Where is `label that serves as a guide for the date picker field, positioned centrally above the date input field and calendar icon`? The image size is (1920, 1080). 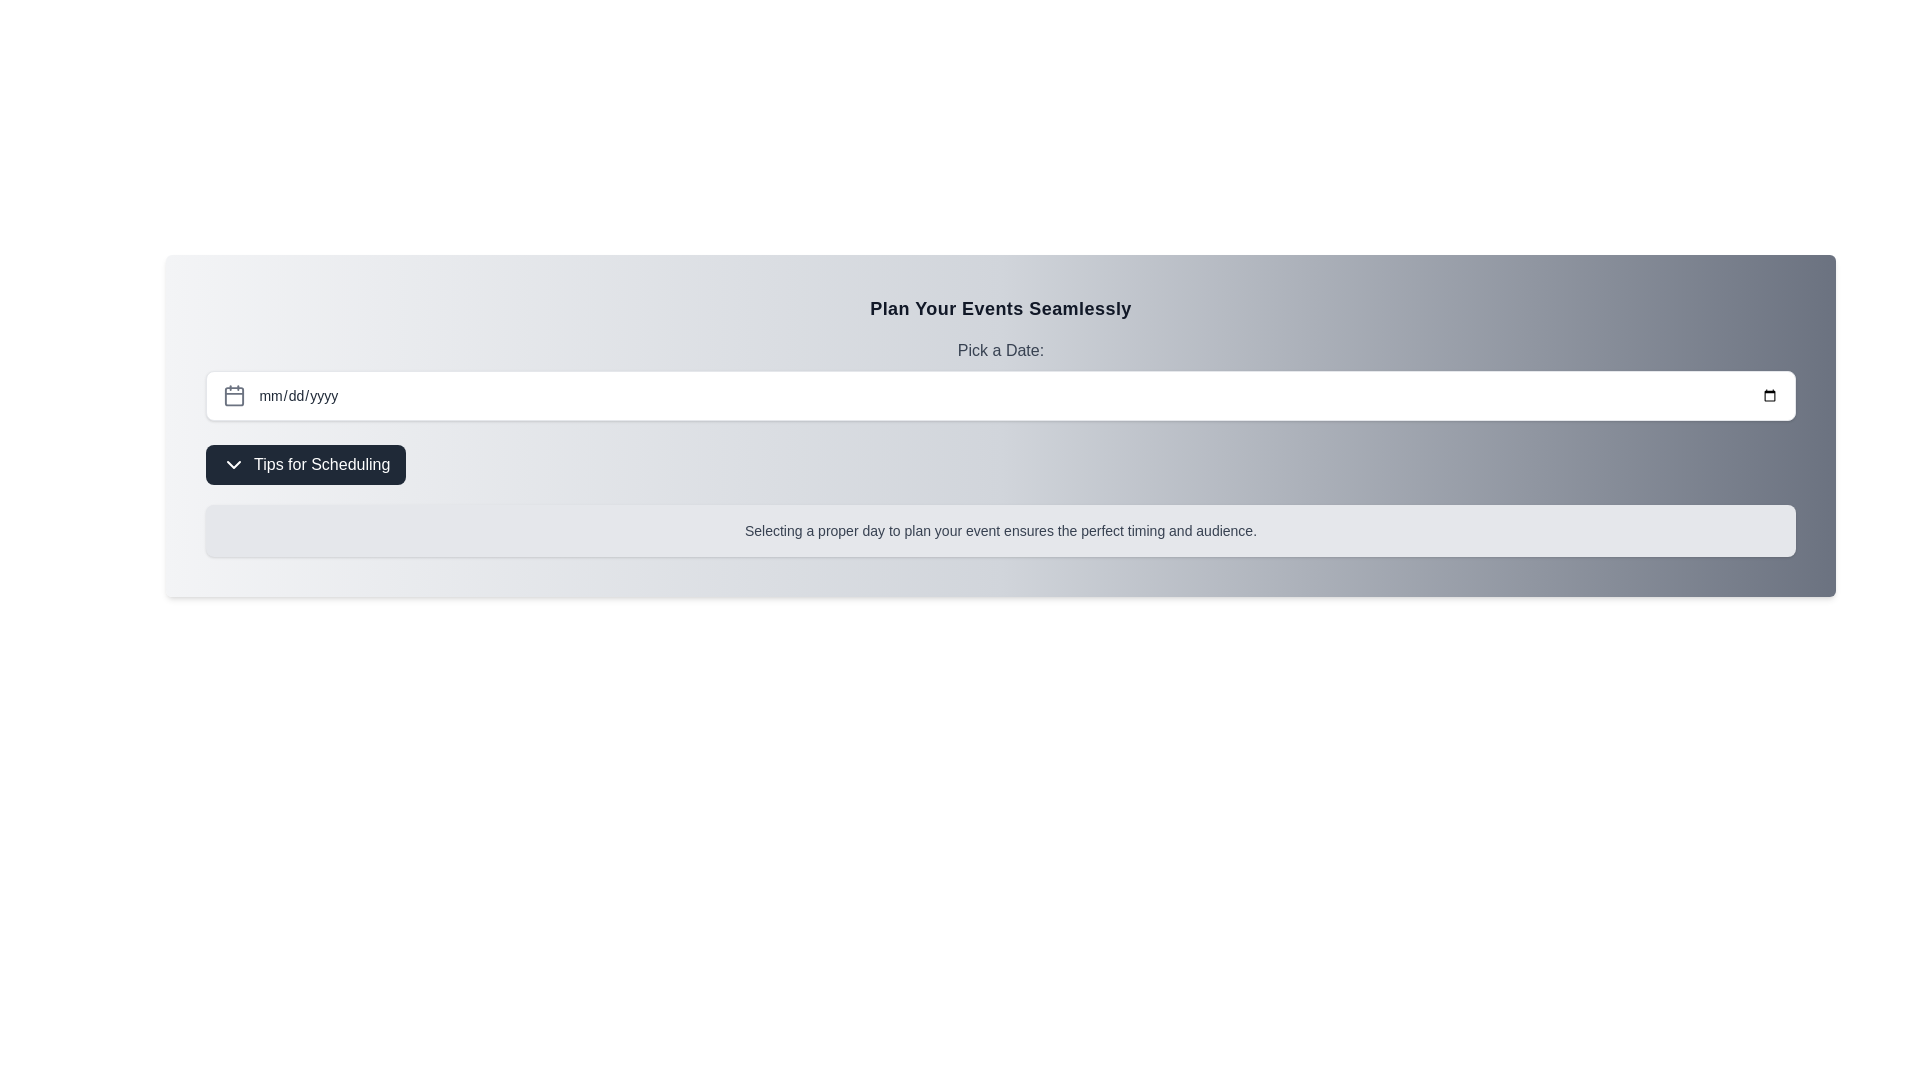
label that serves as a guide for the date picker field, positioned centrally above the date input field and calendar icon is located at coordinates (1001, 350).